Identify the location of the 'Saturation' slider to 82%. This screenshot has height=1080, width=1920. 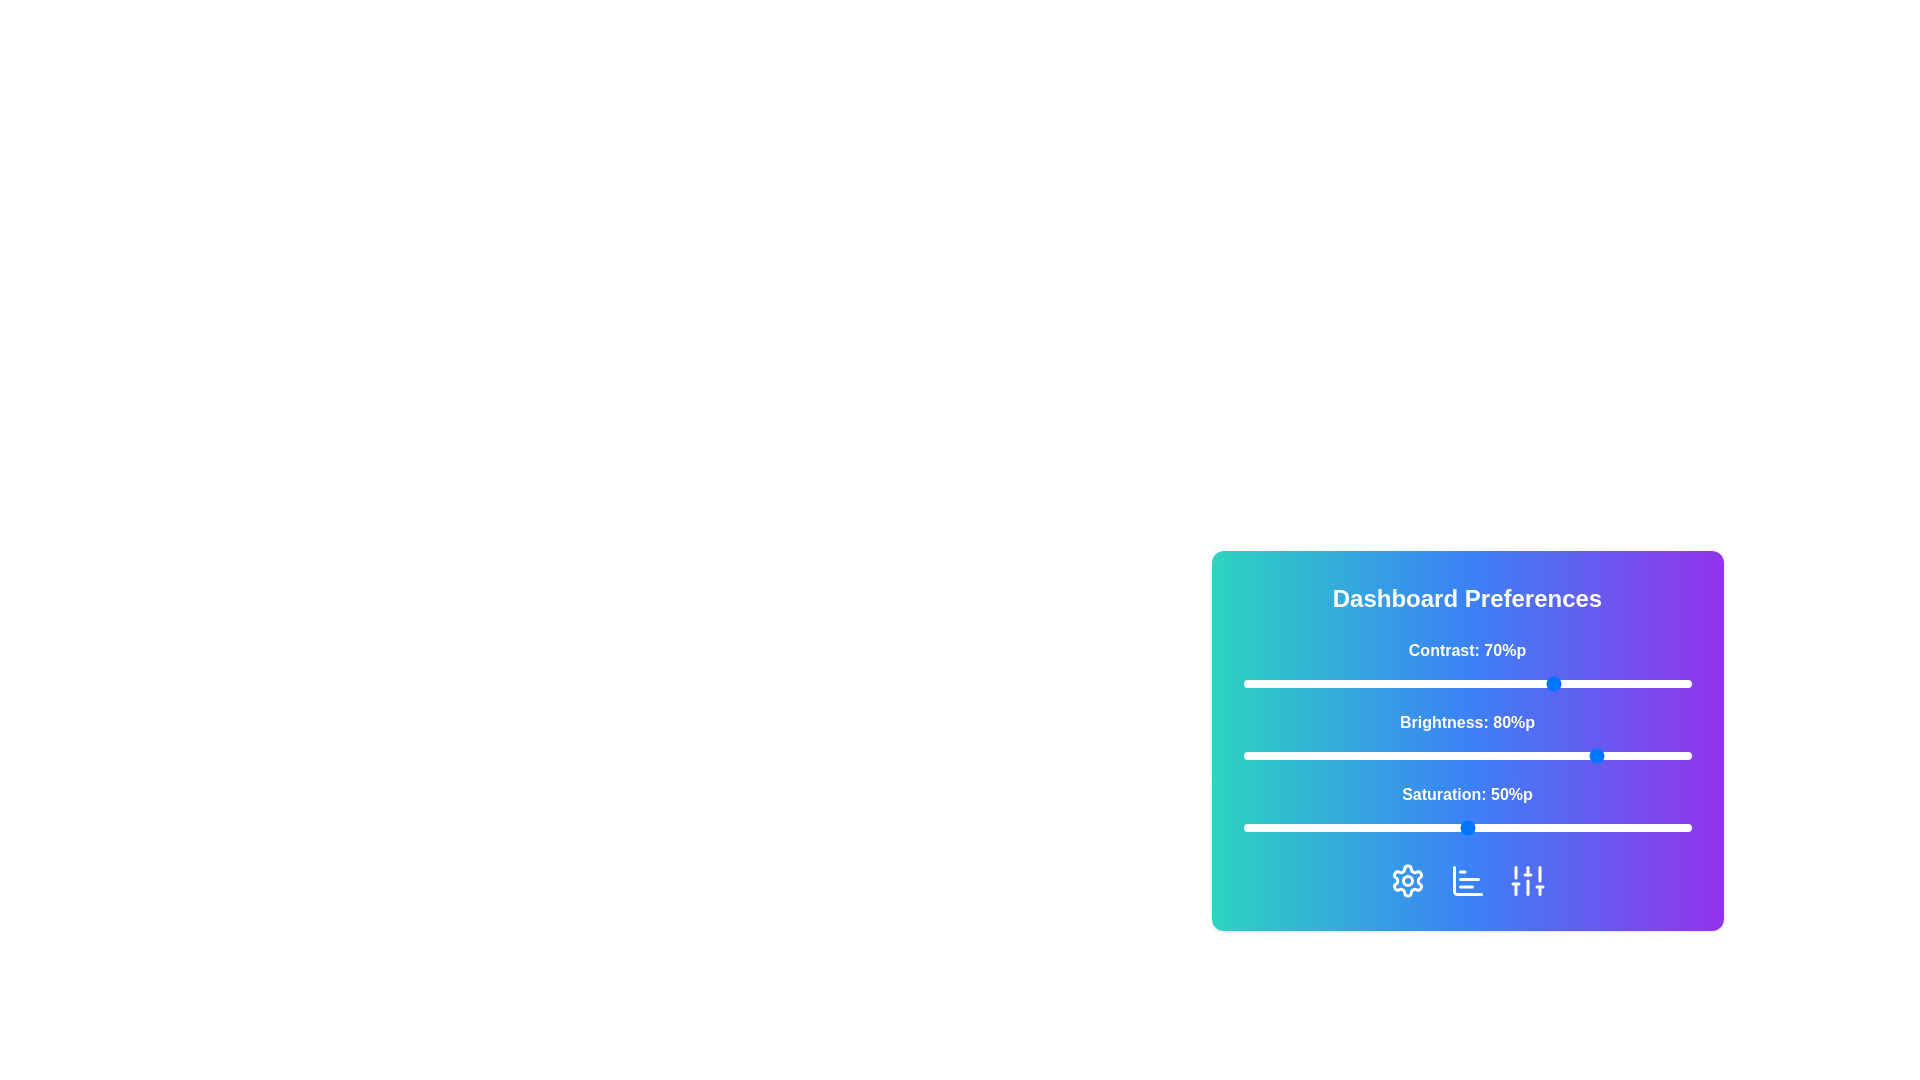
(1610, 828).